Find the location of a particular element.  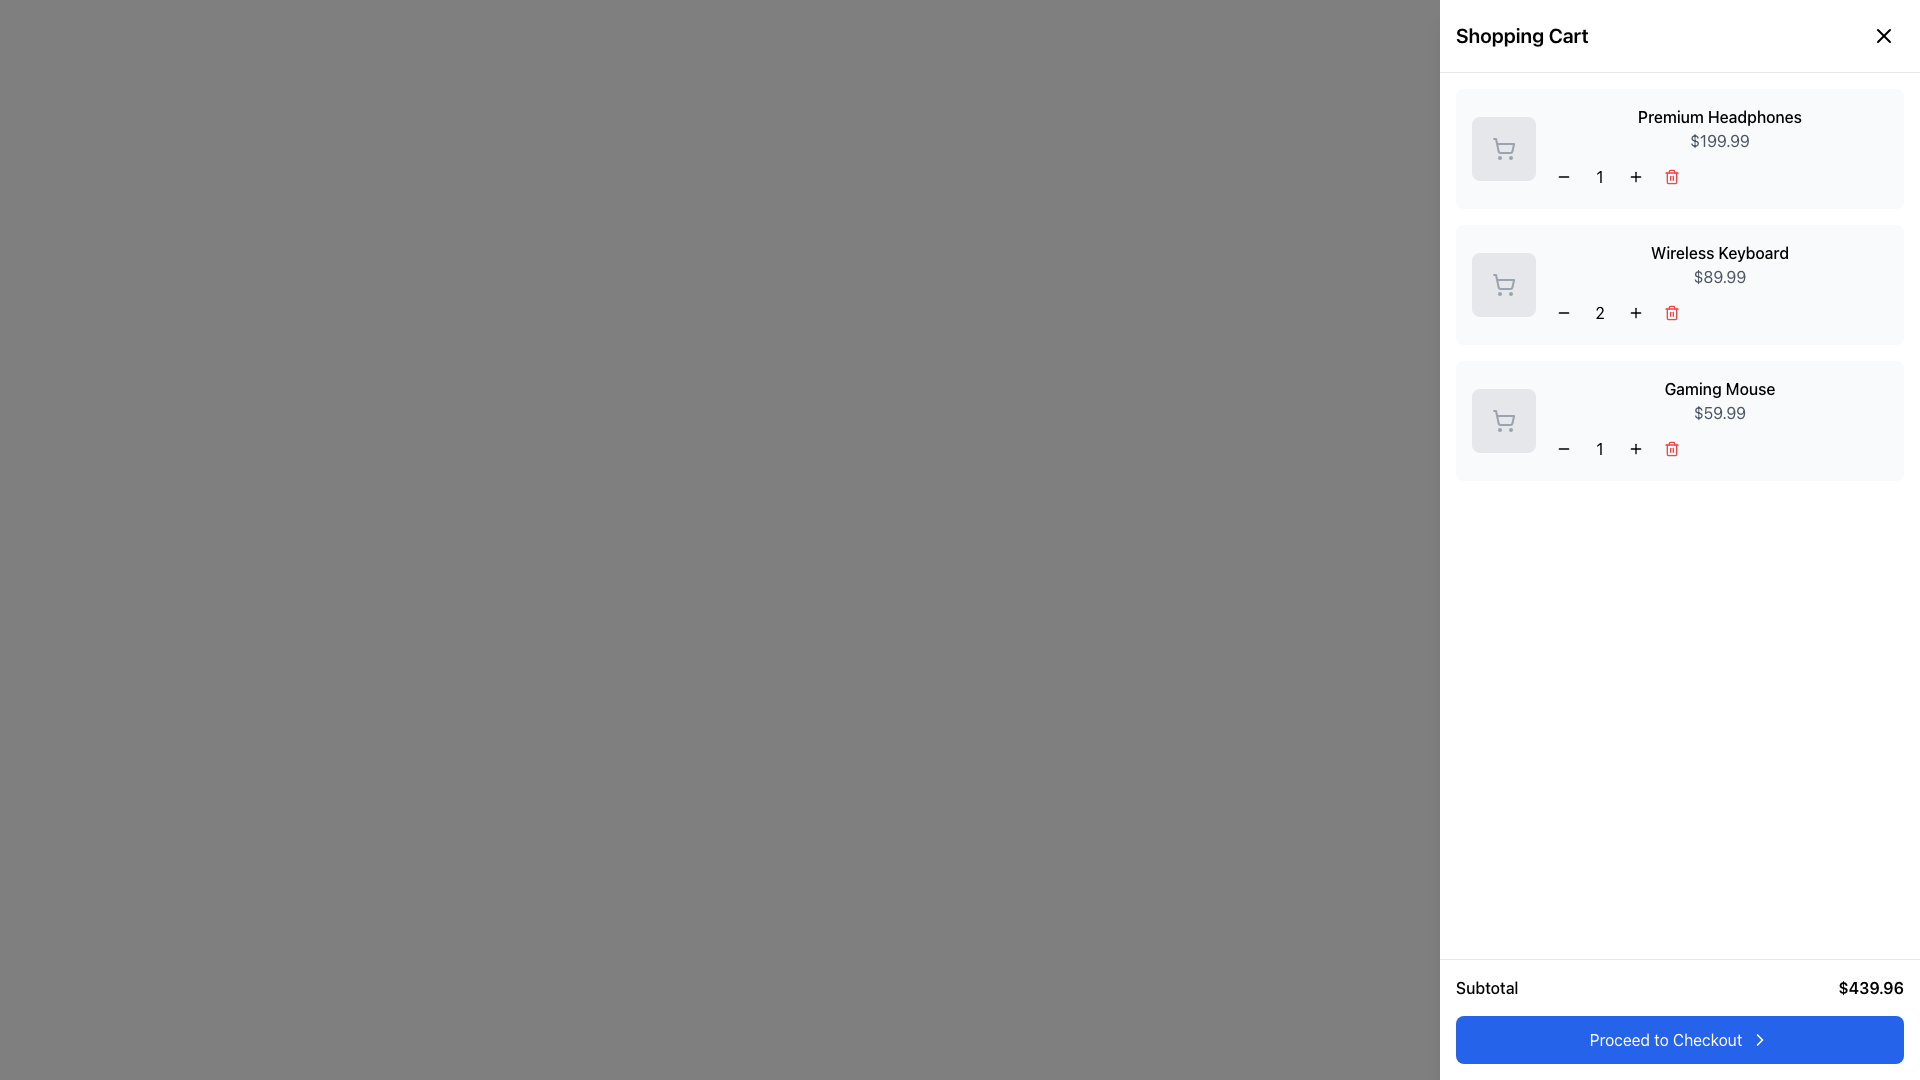

the checkout button located at the lower section of the shopping cart panel, directly beneath the subtotal details is located at coordinates (1680, 1039).